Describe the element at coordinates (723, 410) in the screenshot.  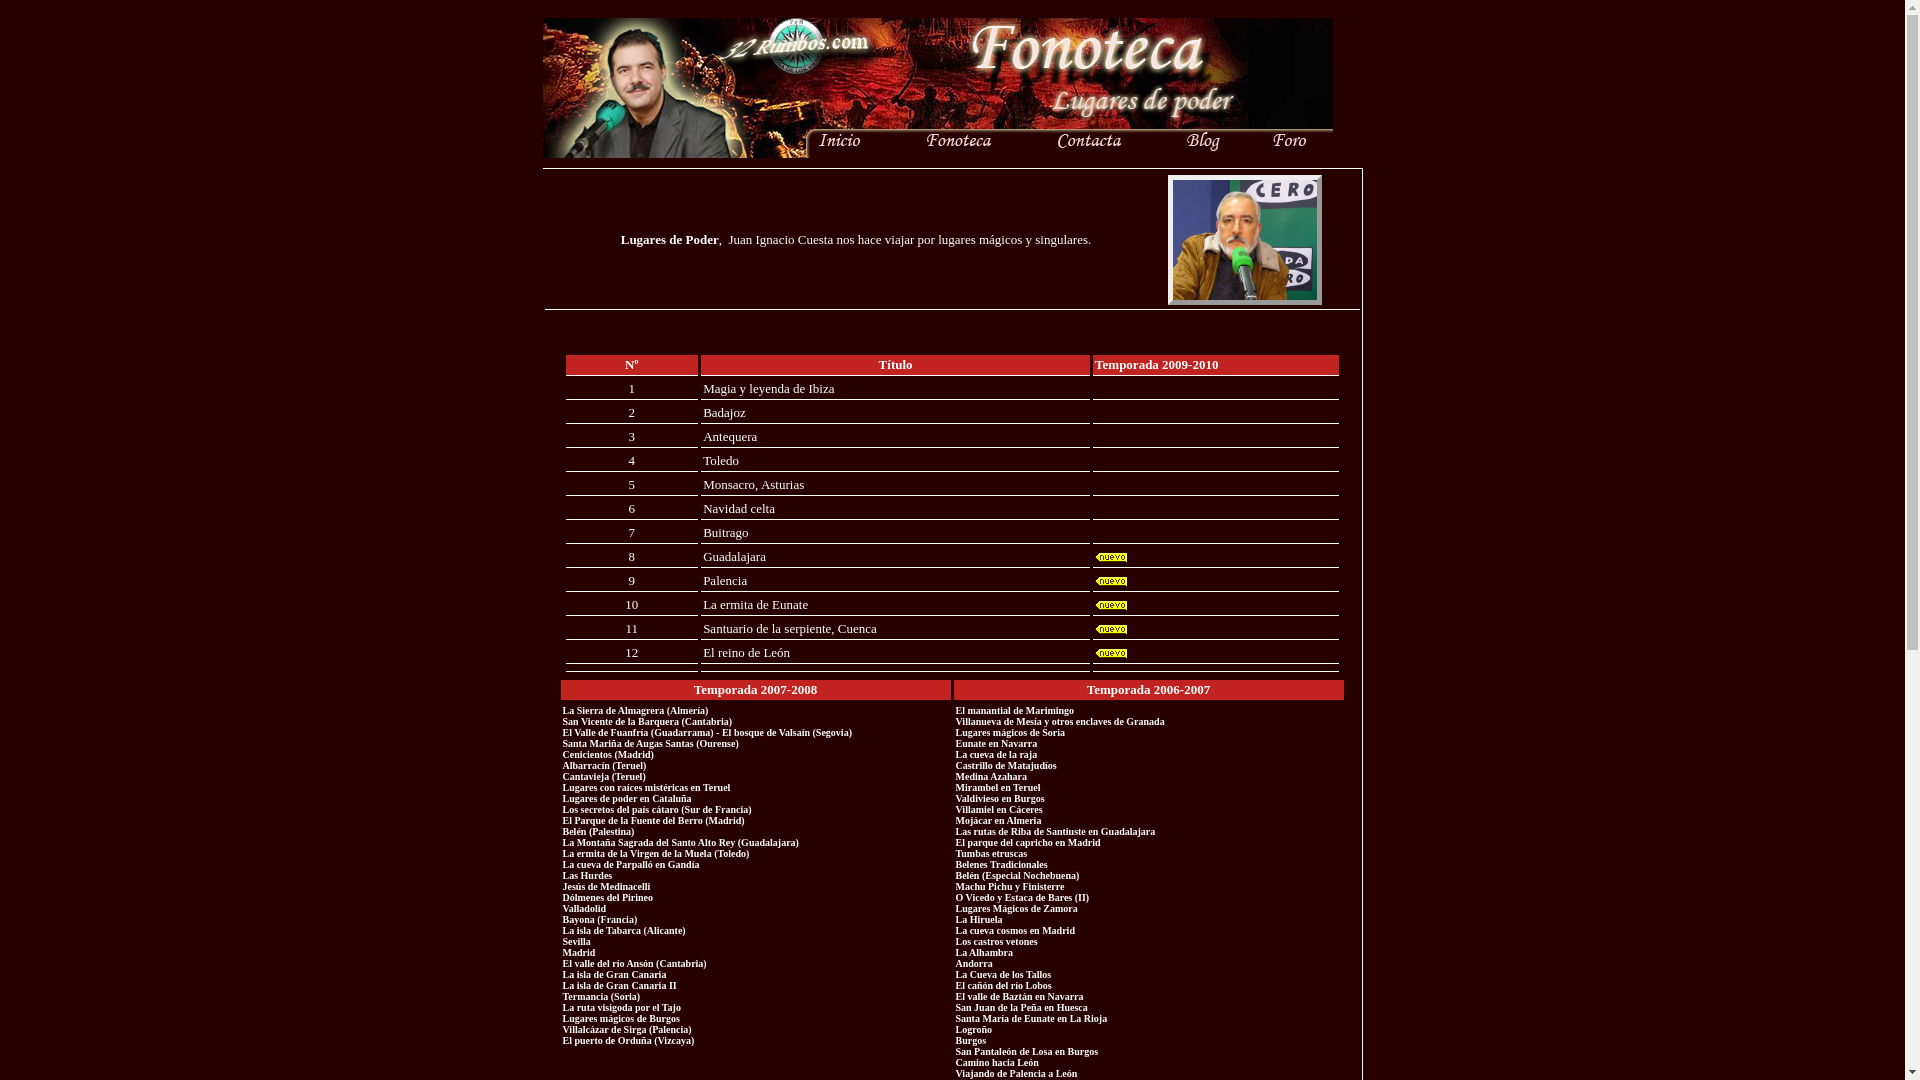
I see `'Badajoz'` at that location.